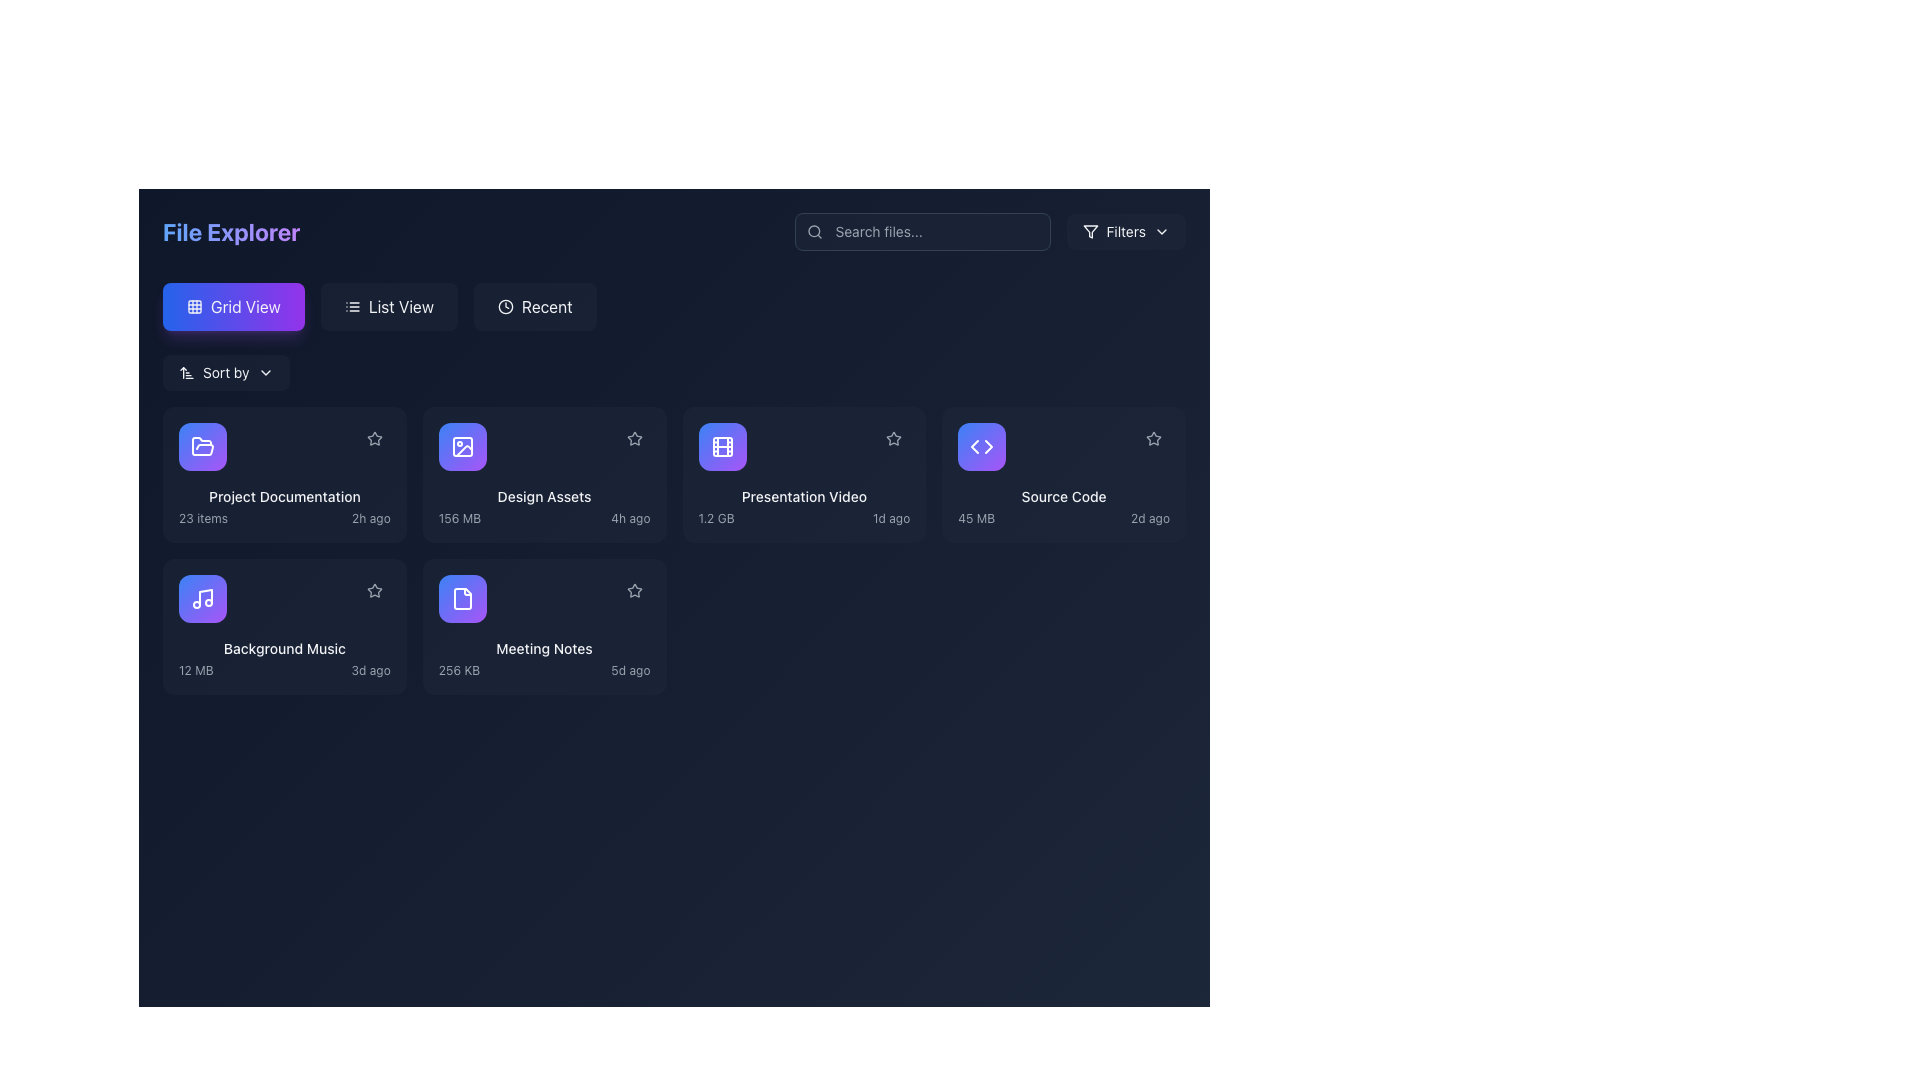 Image resolution: width=1920 pixels, height=1080 pixels. What do you see at coordinates (1150, 518) in the screenshot?
I see `the text label displaying '2d ago', which is styled in gray and smaller font size, located in the bottom right corner of the item card for 'Source Code'` at bounding box center [1150, 518].